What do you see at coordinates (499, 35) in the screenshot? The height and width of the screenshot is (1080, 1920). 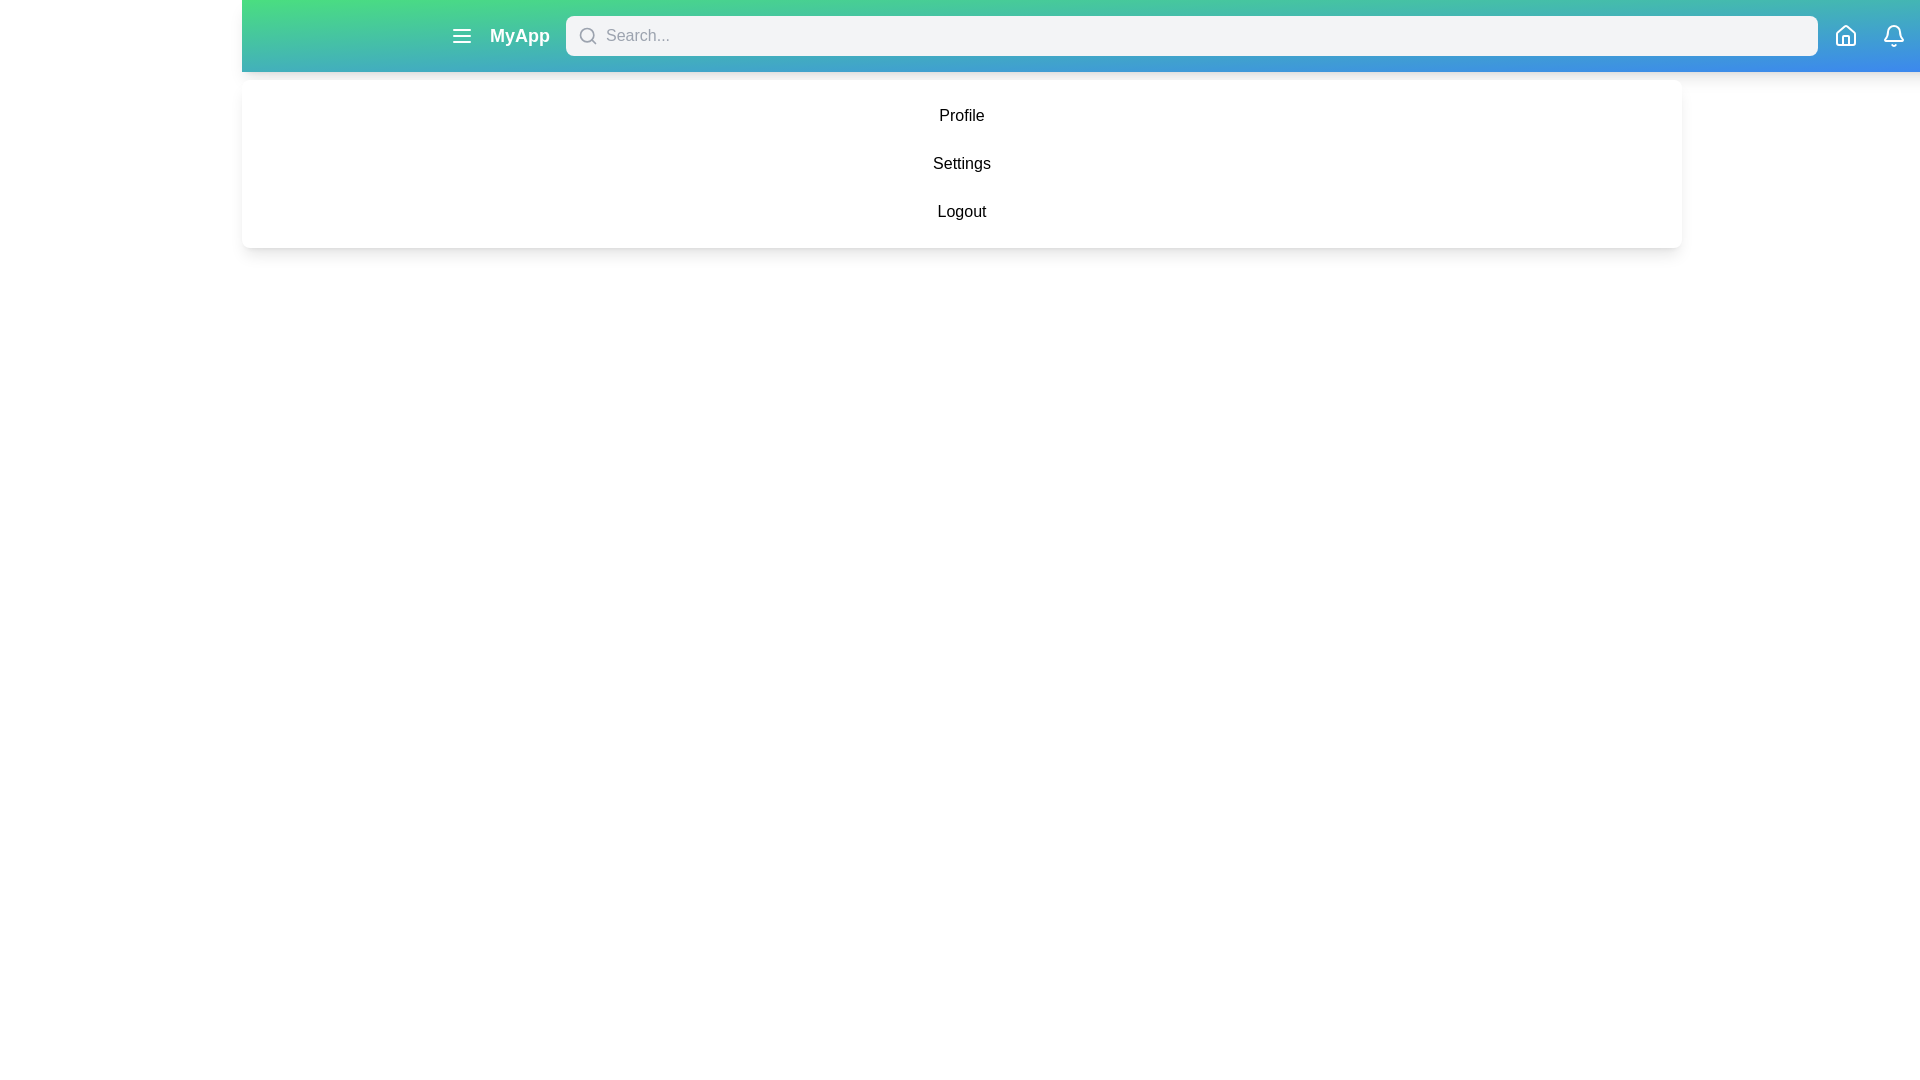 I see `text label displaying 'MyApp' which is styled in bold white font and positioned in the top navigation bar to the right of the menu icon` at bounding box center [499, 35].